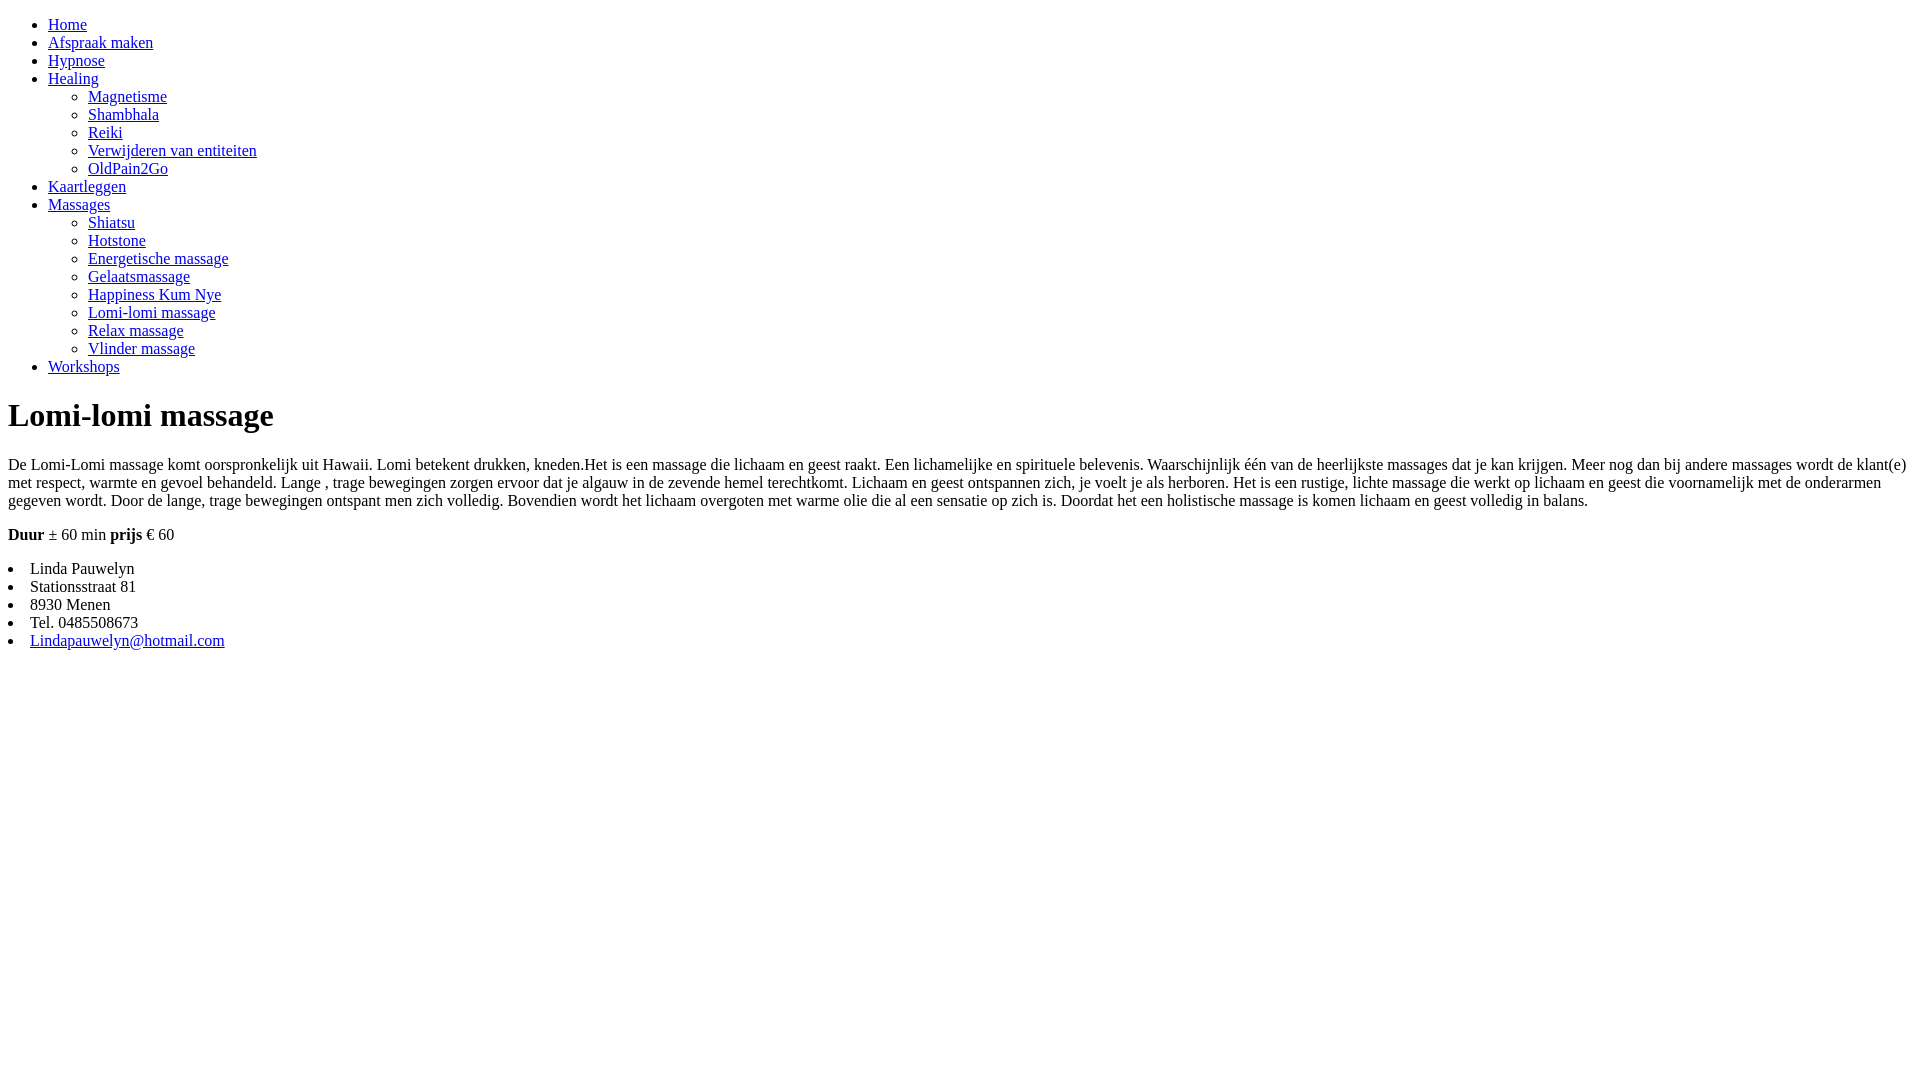 Image resolution: width=1920 pixels, height=1080 pixels. Describe the element at coordinates (140, 347) in the screenshot. I see `'Vlinder massage'` at that location.